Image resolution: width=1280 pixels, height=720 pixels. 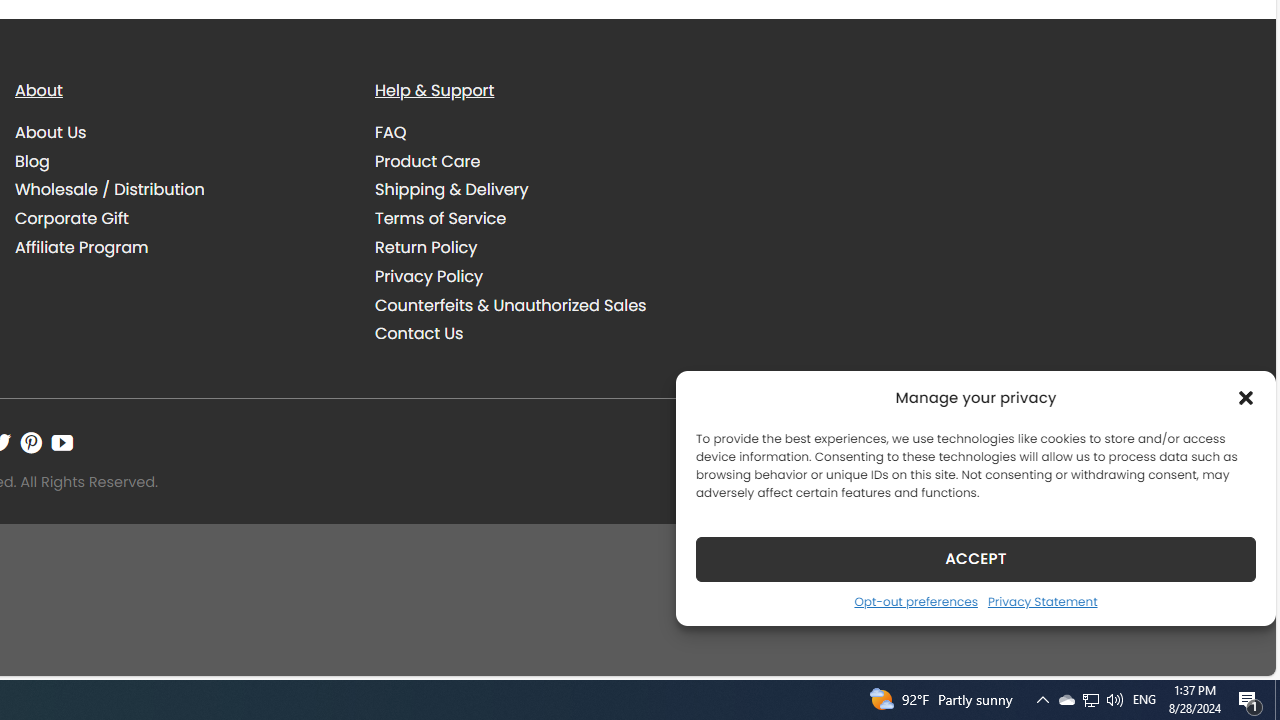 I want to click on 'Privacy Policy', so click(x=428, y=276).